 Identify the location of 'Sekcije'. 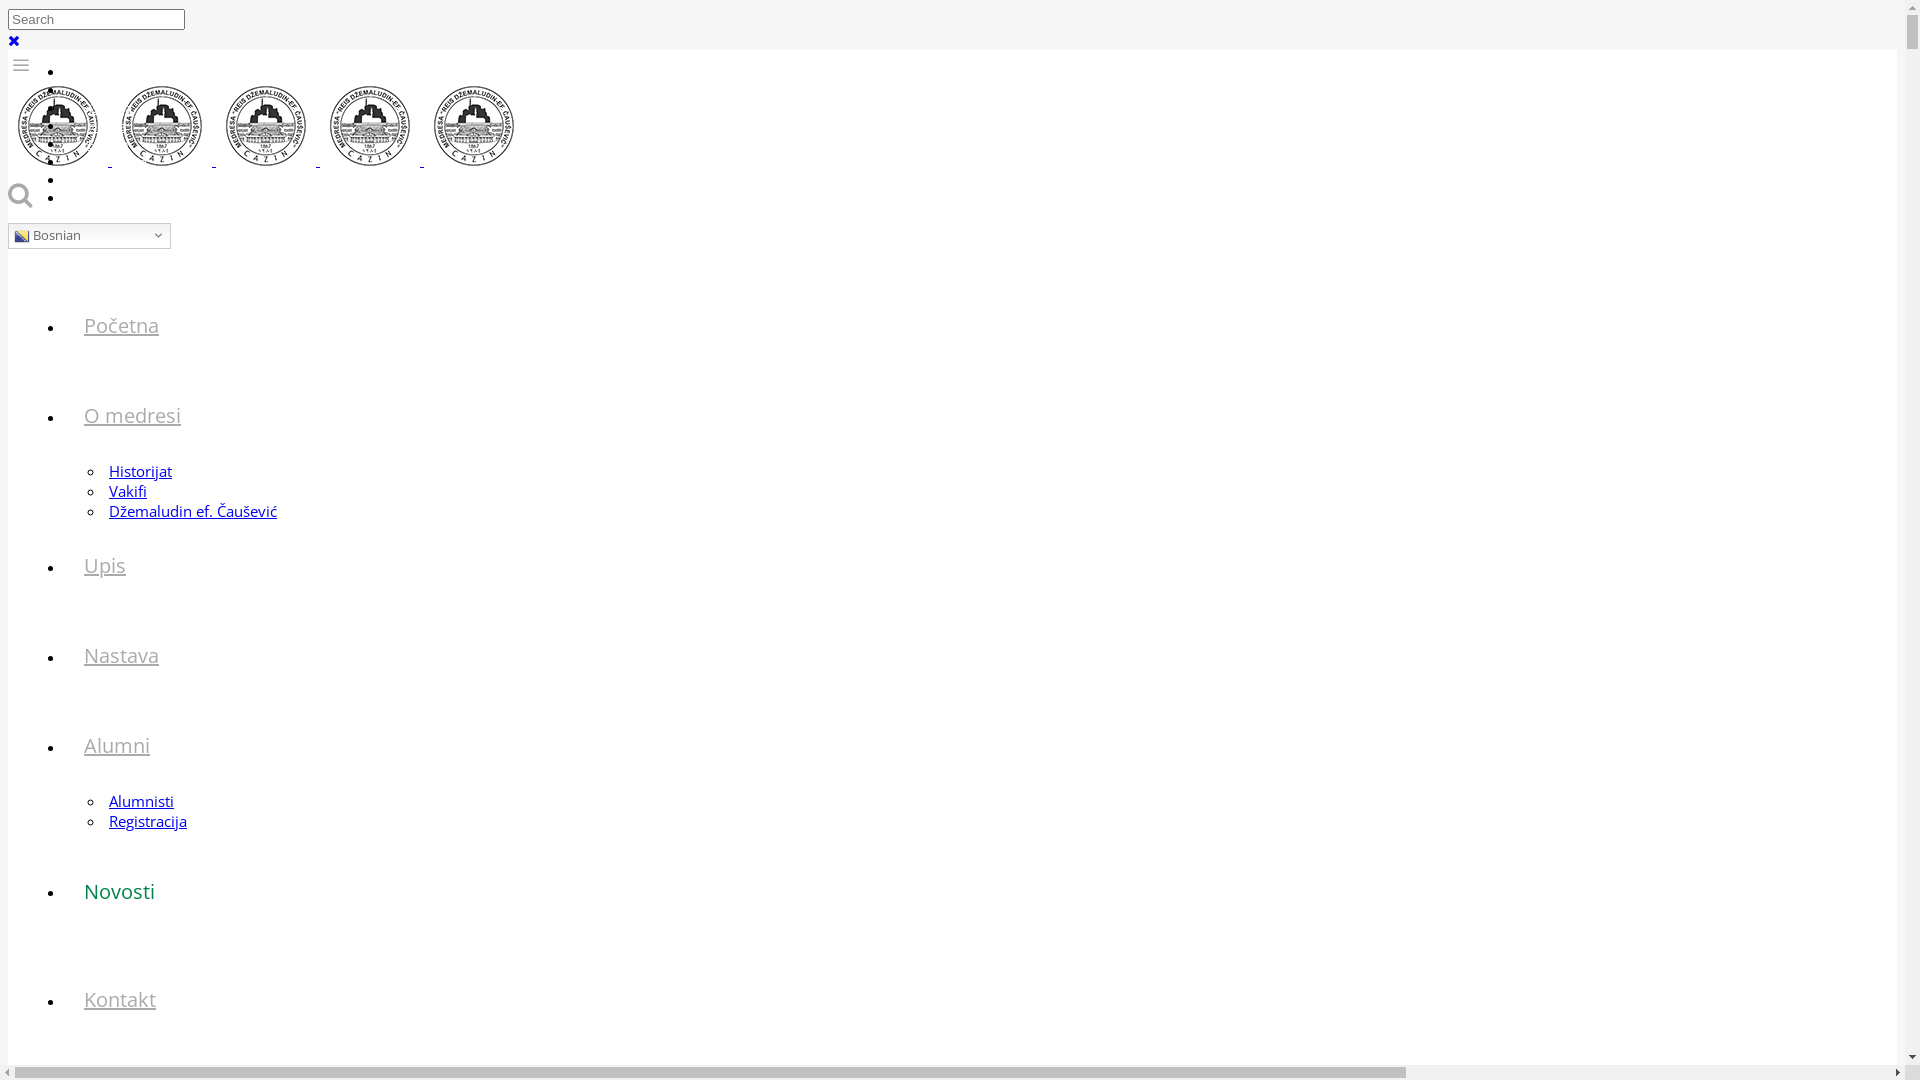
(96, 142).